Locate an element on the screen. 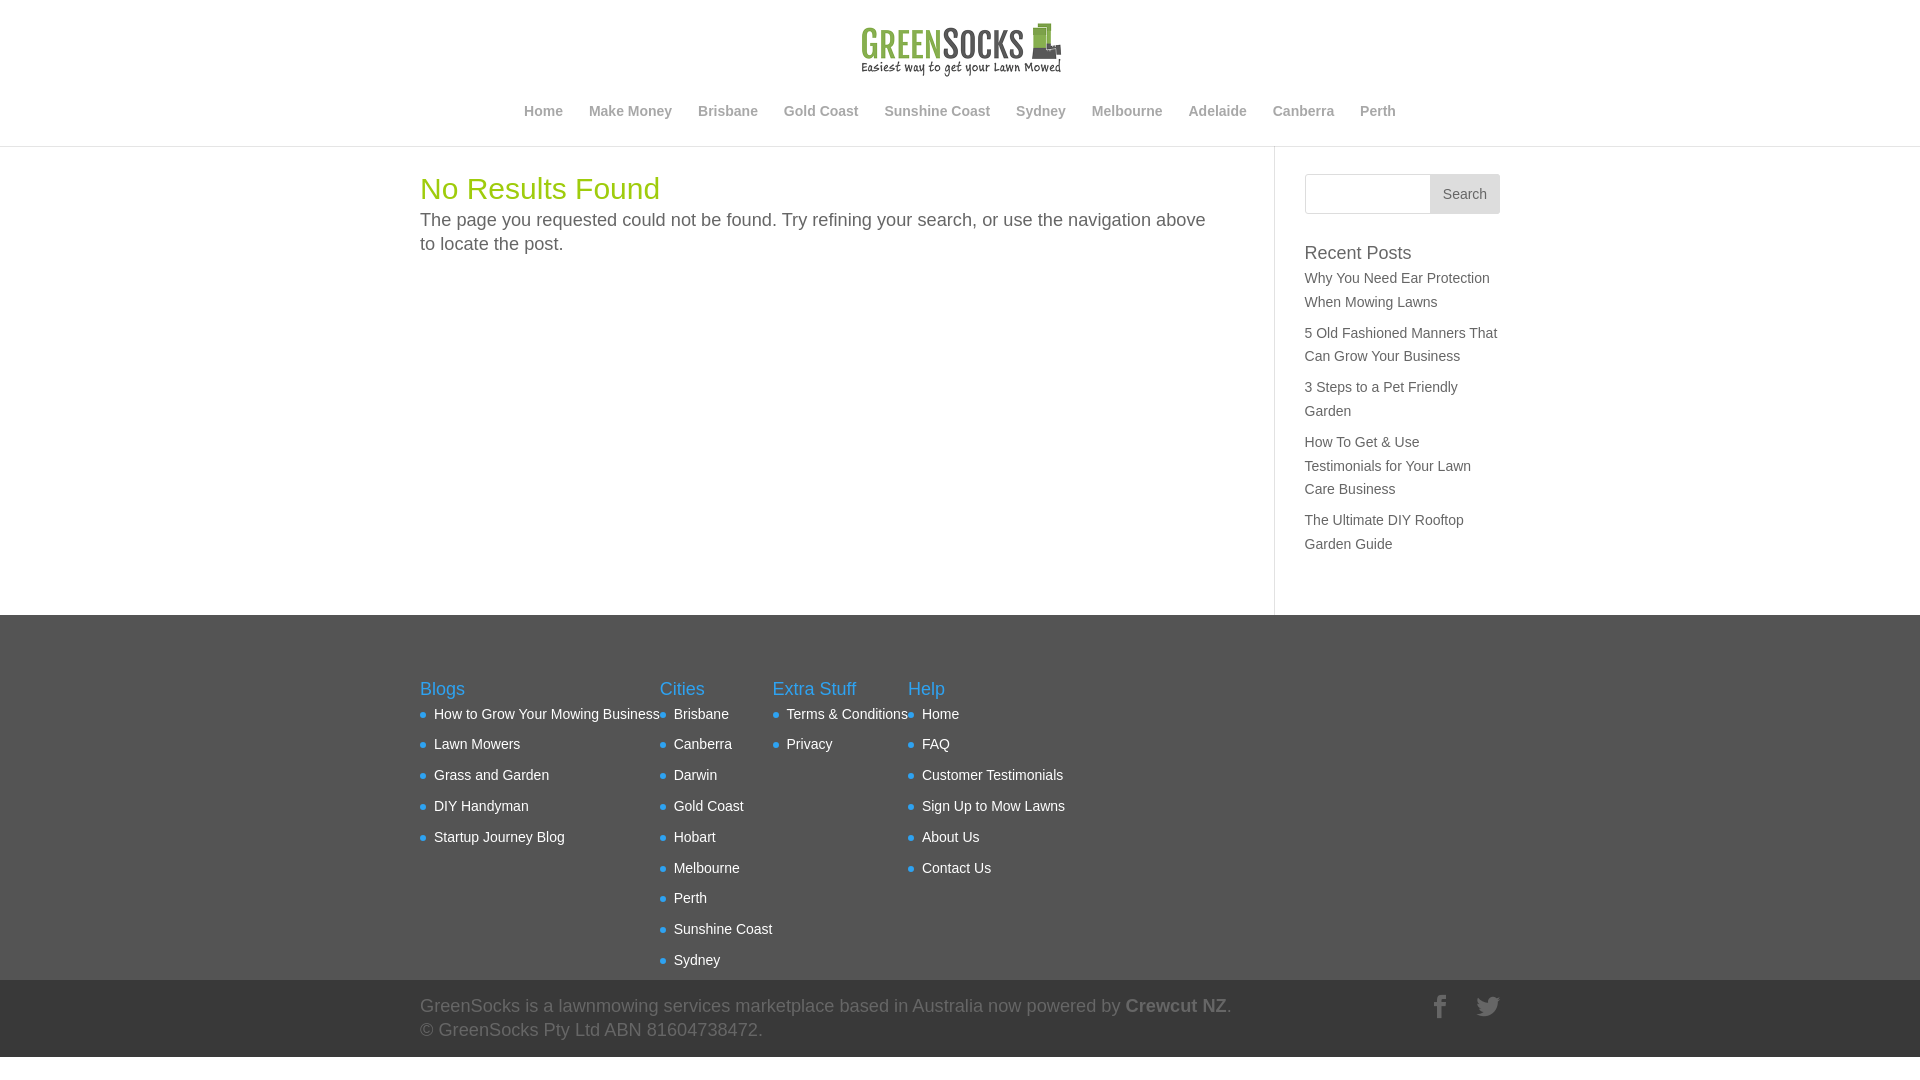 Image resolution: width=1920 pixels, height=1080 pixels. 'Grass and Garden' is located at coordinates (491, 774).